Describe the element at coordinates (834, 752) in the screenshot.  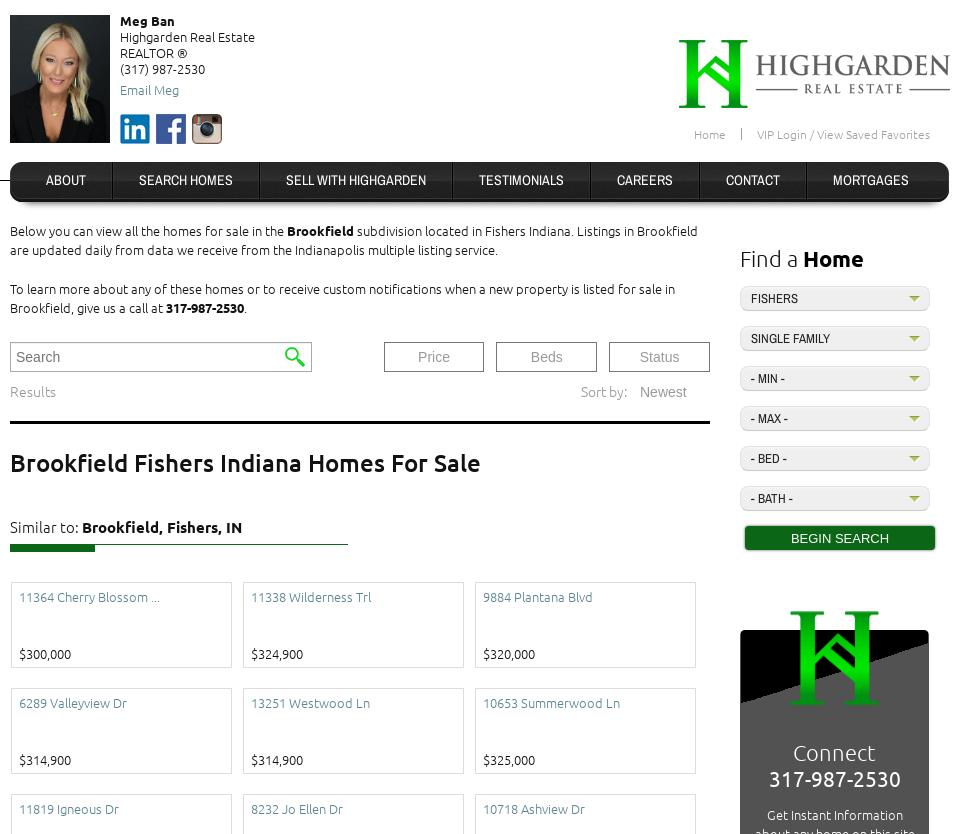
I see `'Connect'` at that location.